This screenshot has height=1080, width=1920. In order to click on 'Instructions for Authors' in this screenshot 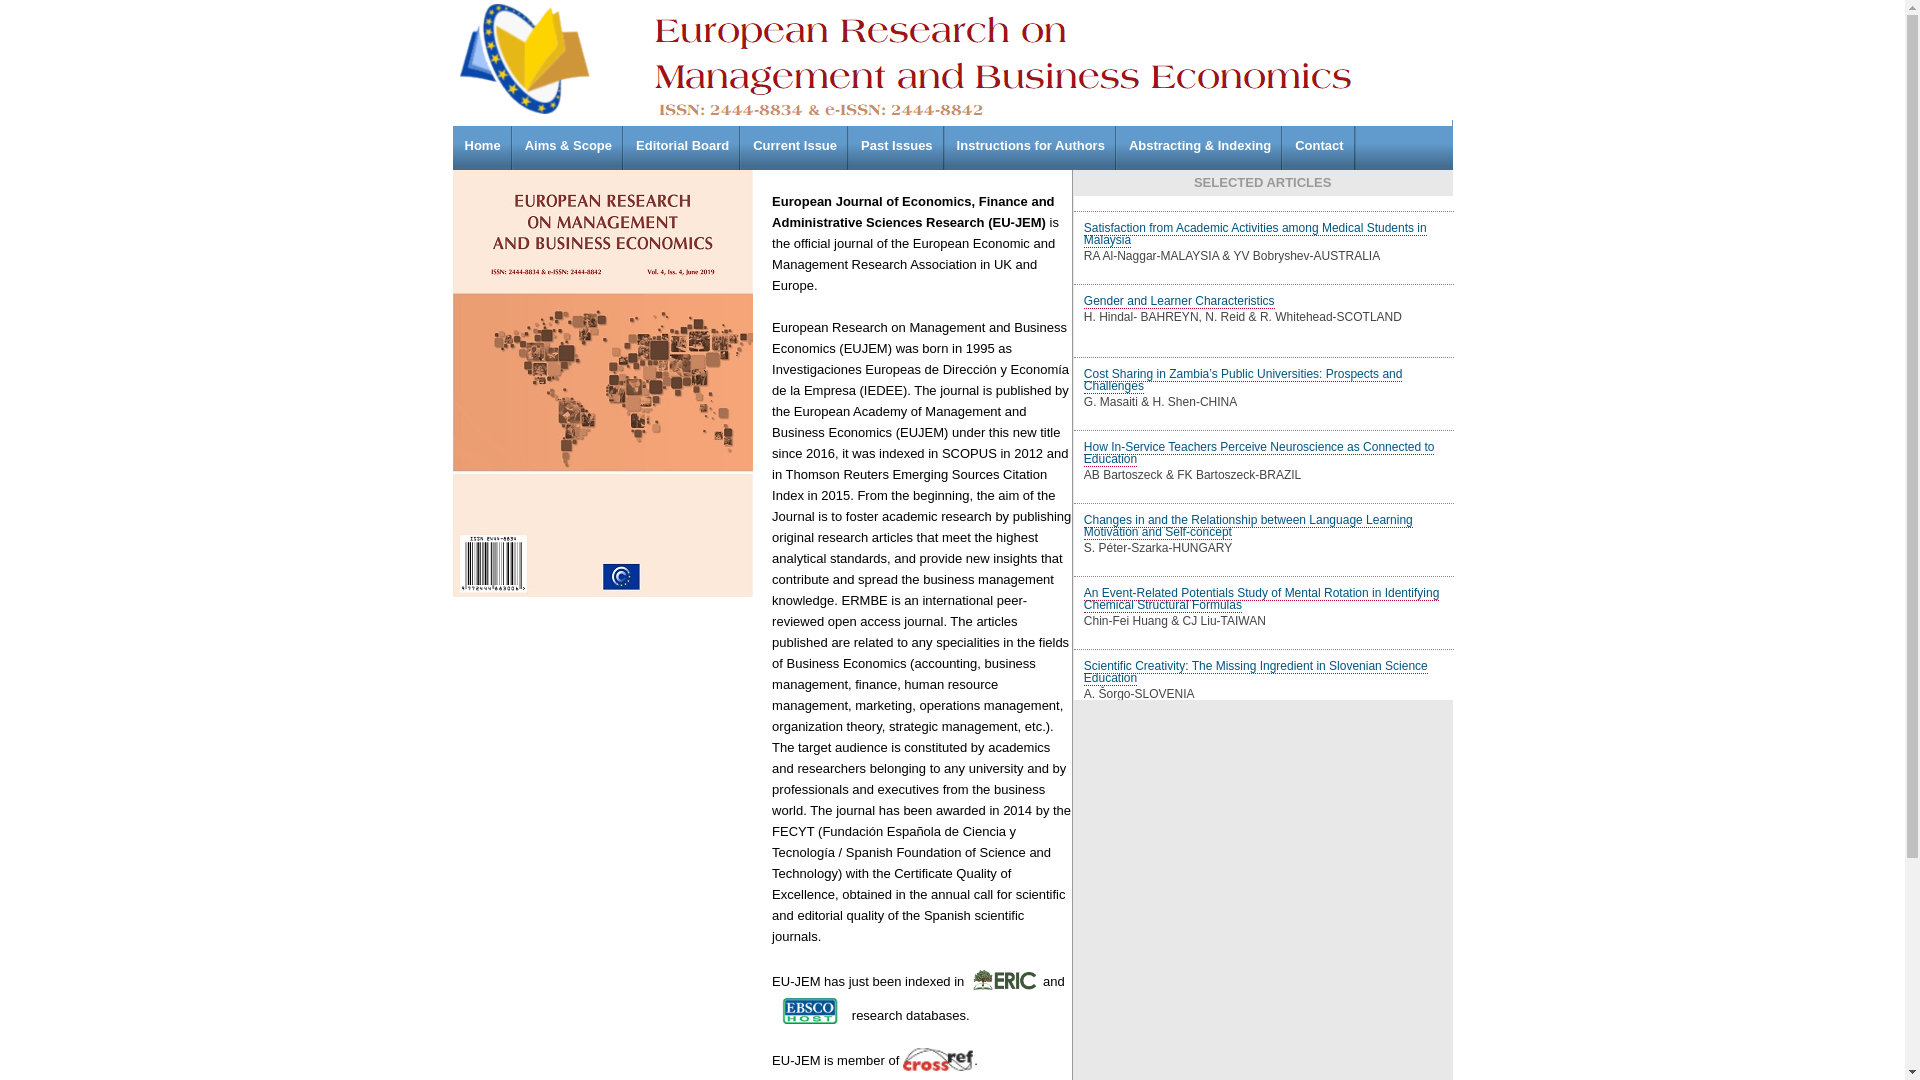, I will do `click(1031, 144)`.